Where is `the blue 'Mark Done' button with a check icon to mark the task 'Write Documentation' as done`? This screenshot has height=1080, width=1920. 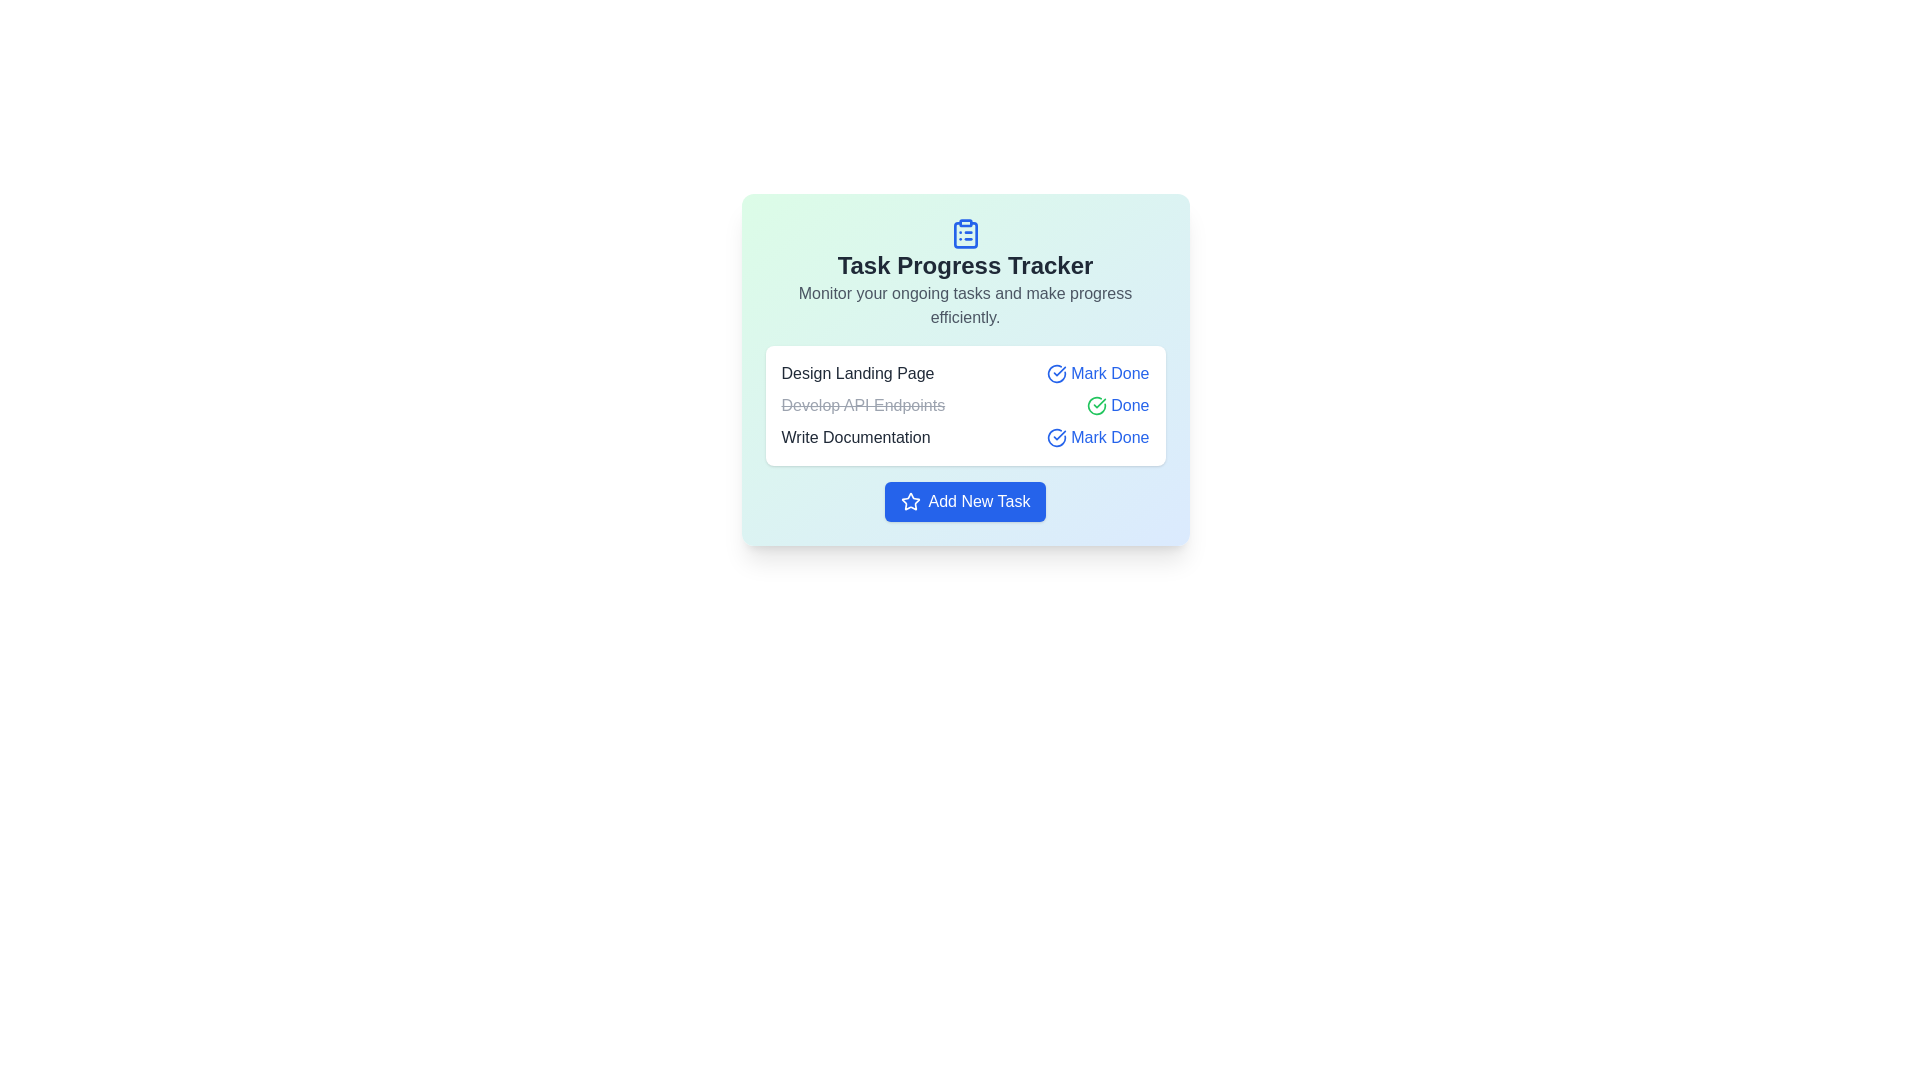 the blue 'Mark Done' button with a check icon to mark the task 'Write Documentation' as done is located at coordinates (1097, 437).